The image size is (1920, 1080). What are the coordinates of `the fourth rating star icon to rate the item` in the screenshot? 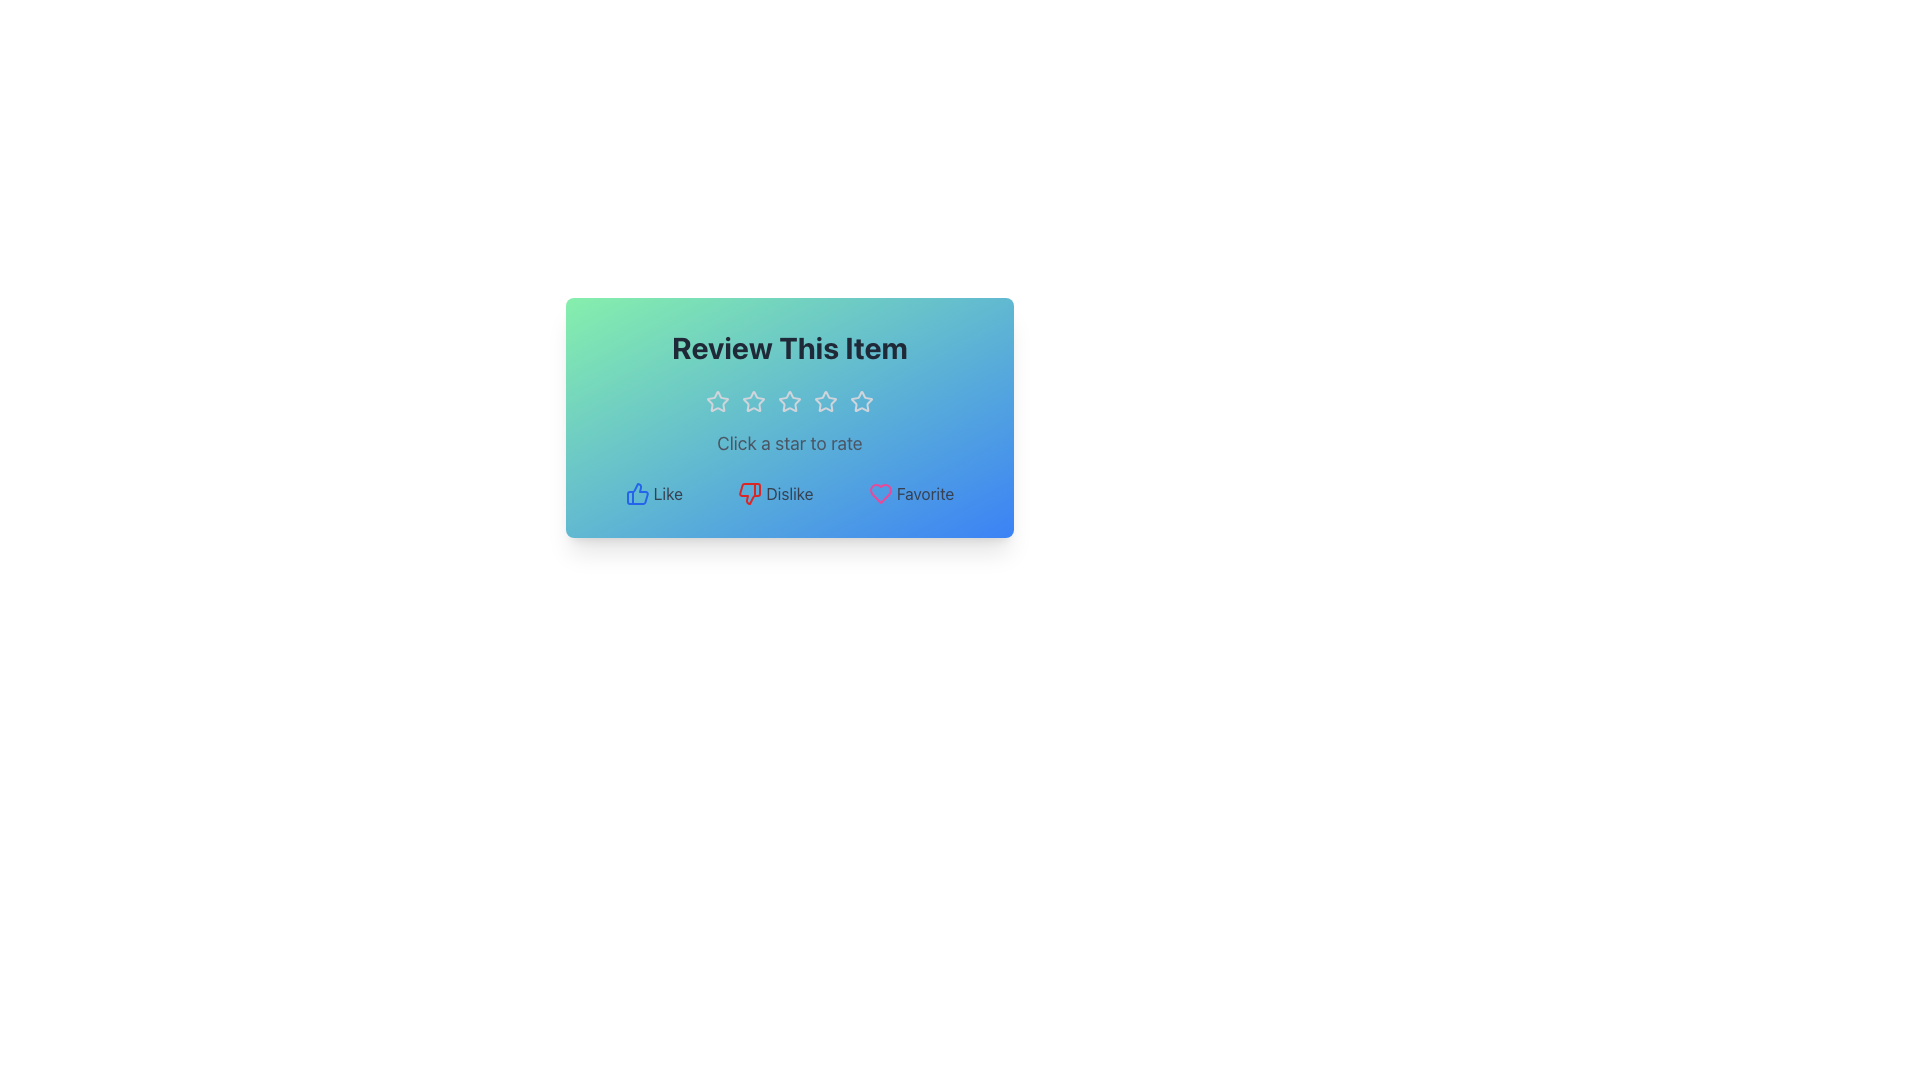 It's located at (825, 401).